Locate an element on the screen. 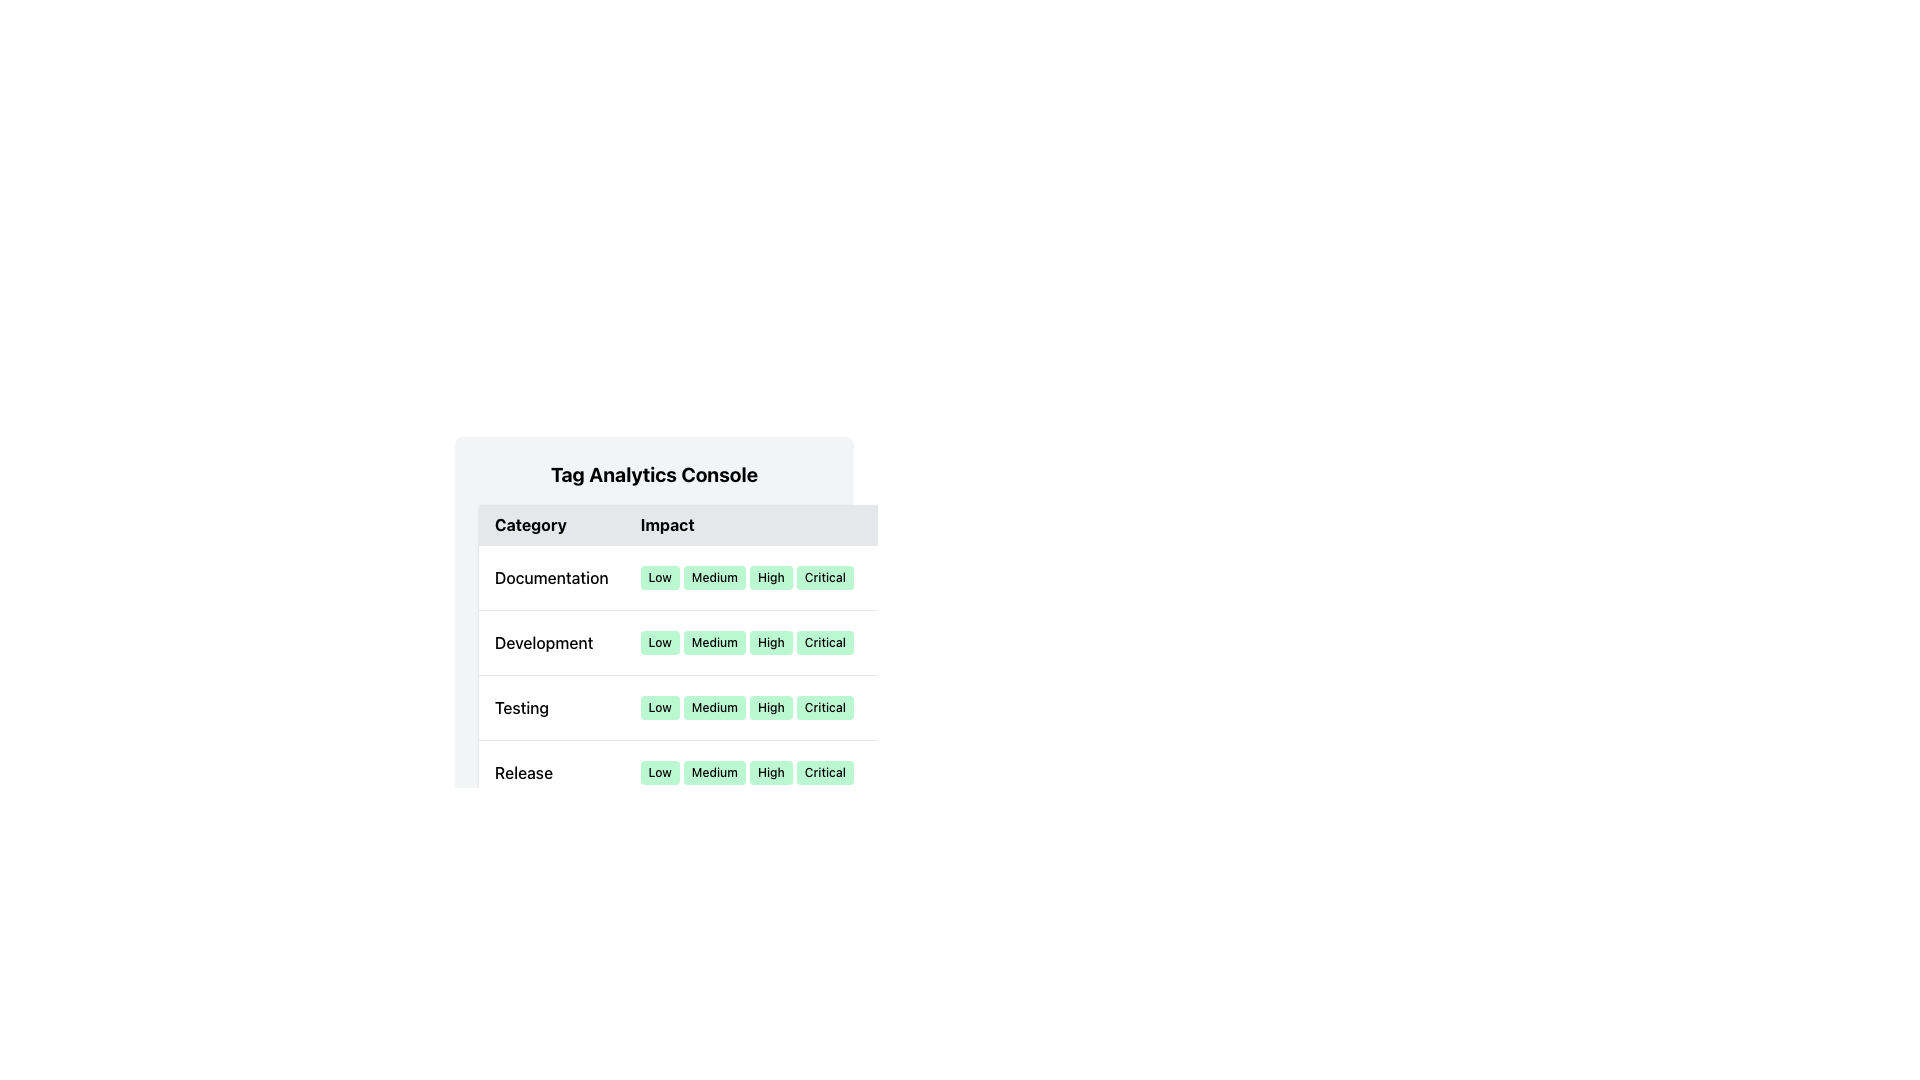  the row of styled labels or tags labeled 'Low,' 'Medium,' 'High,' and 'Critical' is located at coordinates (746, 771).